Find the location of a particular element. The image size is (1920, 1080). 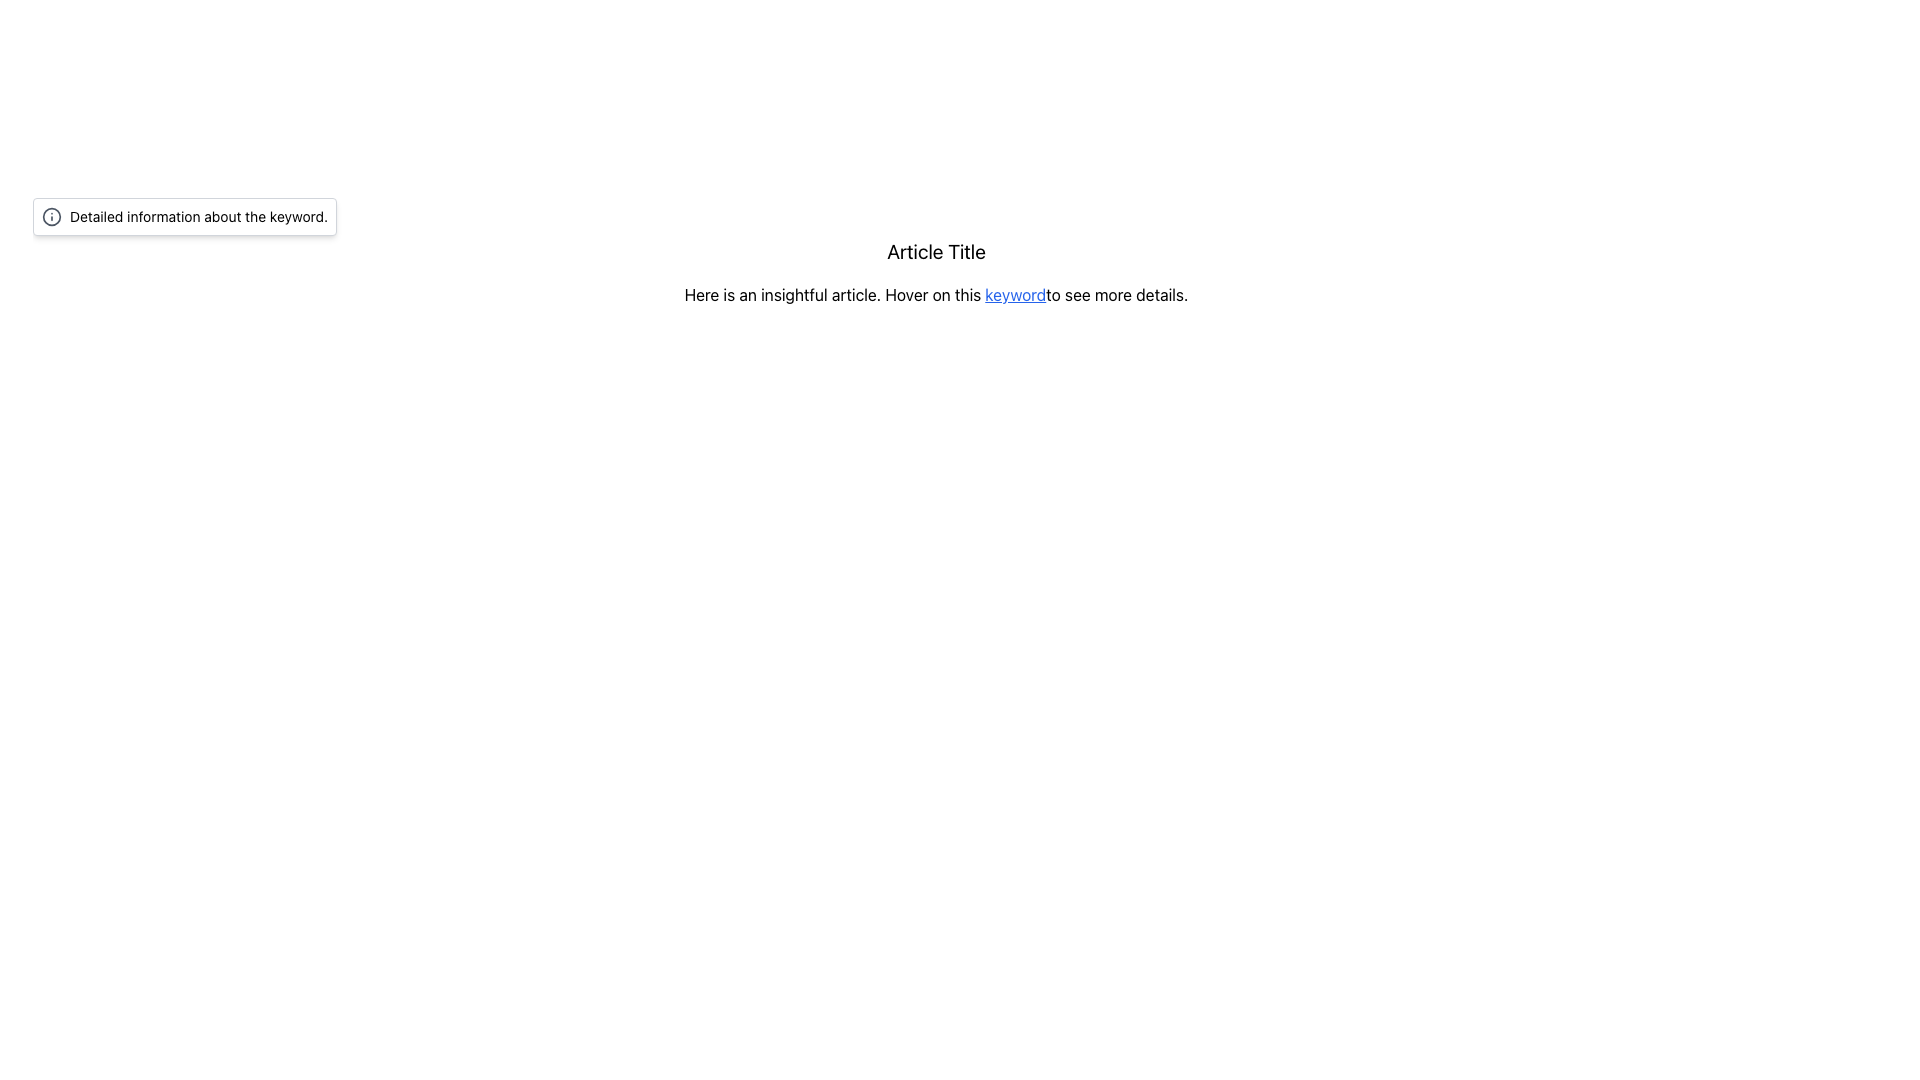

the hyperlink that appears after the phrase 'Hover on this' in the text 'Here is an insightful article. Hover on this keyword is located at coordinates (1015, 294).